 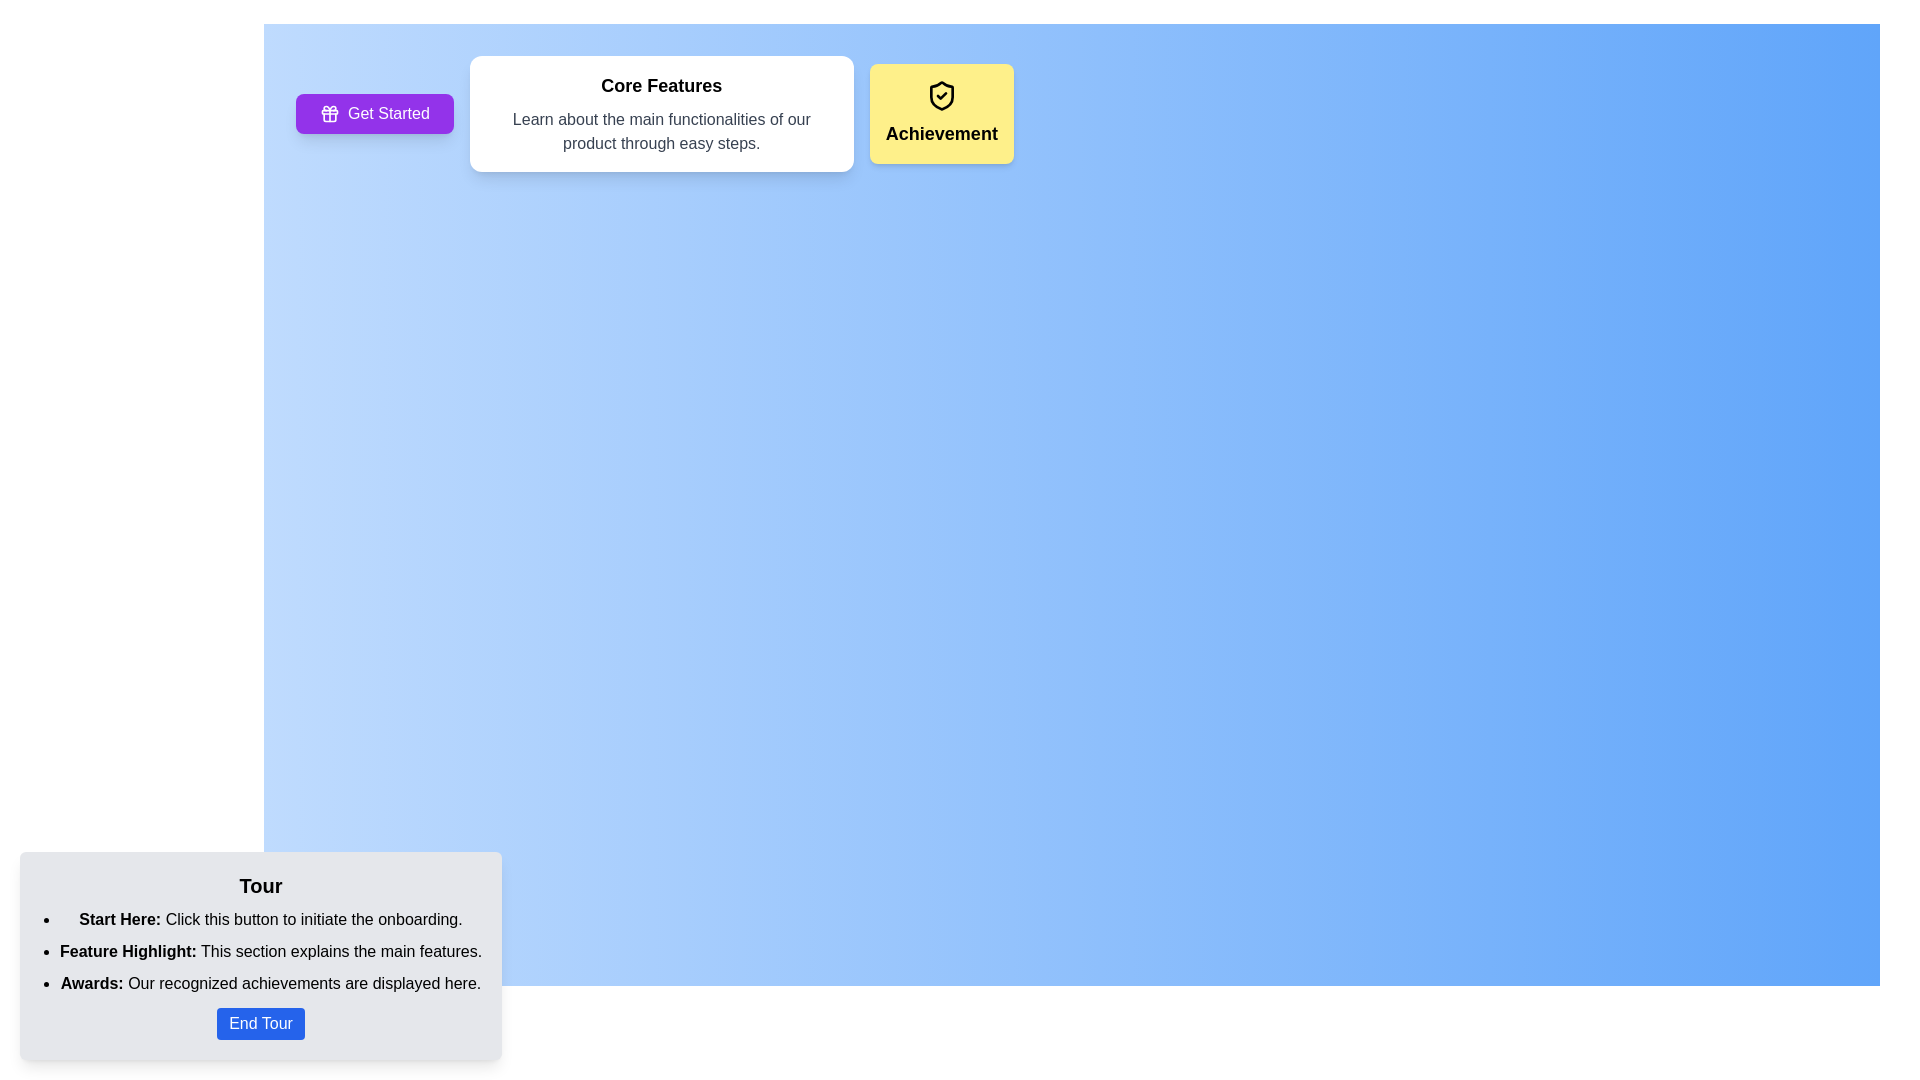 What do you see at coordinates (119, 919) in the screenshot?
I see `the Text Label that introduces the first item in the list within the 'Tour' informational box, located at the top-left corner of the description list` at bounding box center [119, 919].